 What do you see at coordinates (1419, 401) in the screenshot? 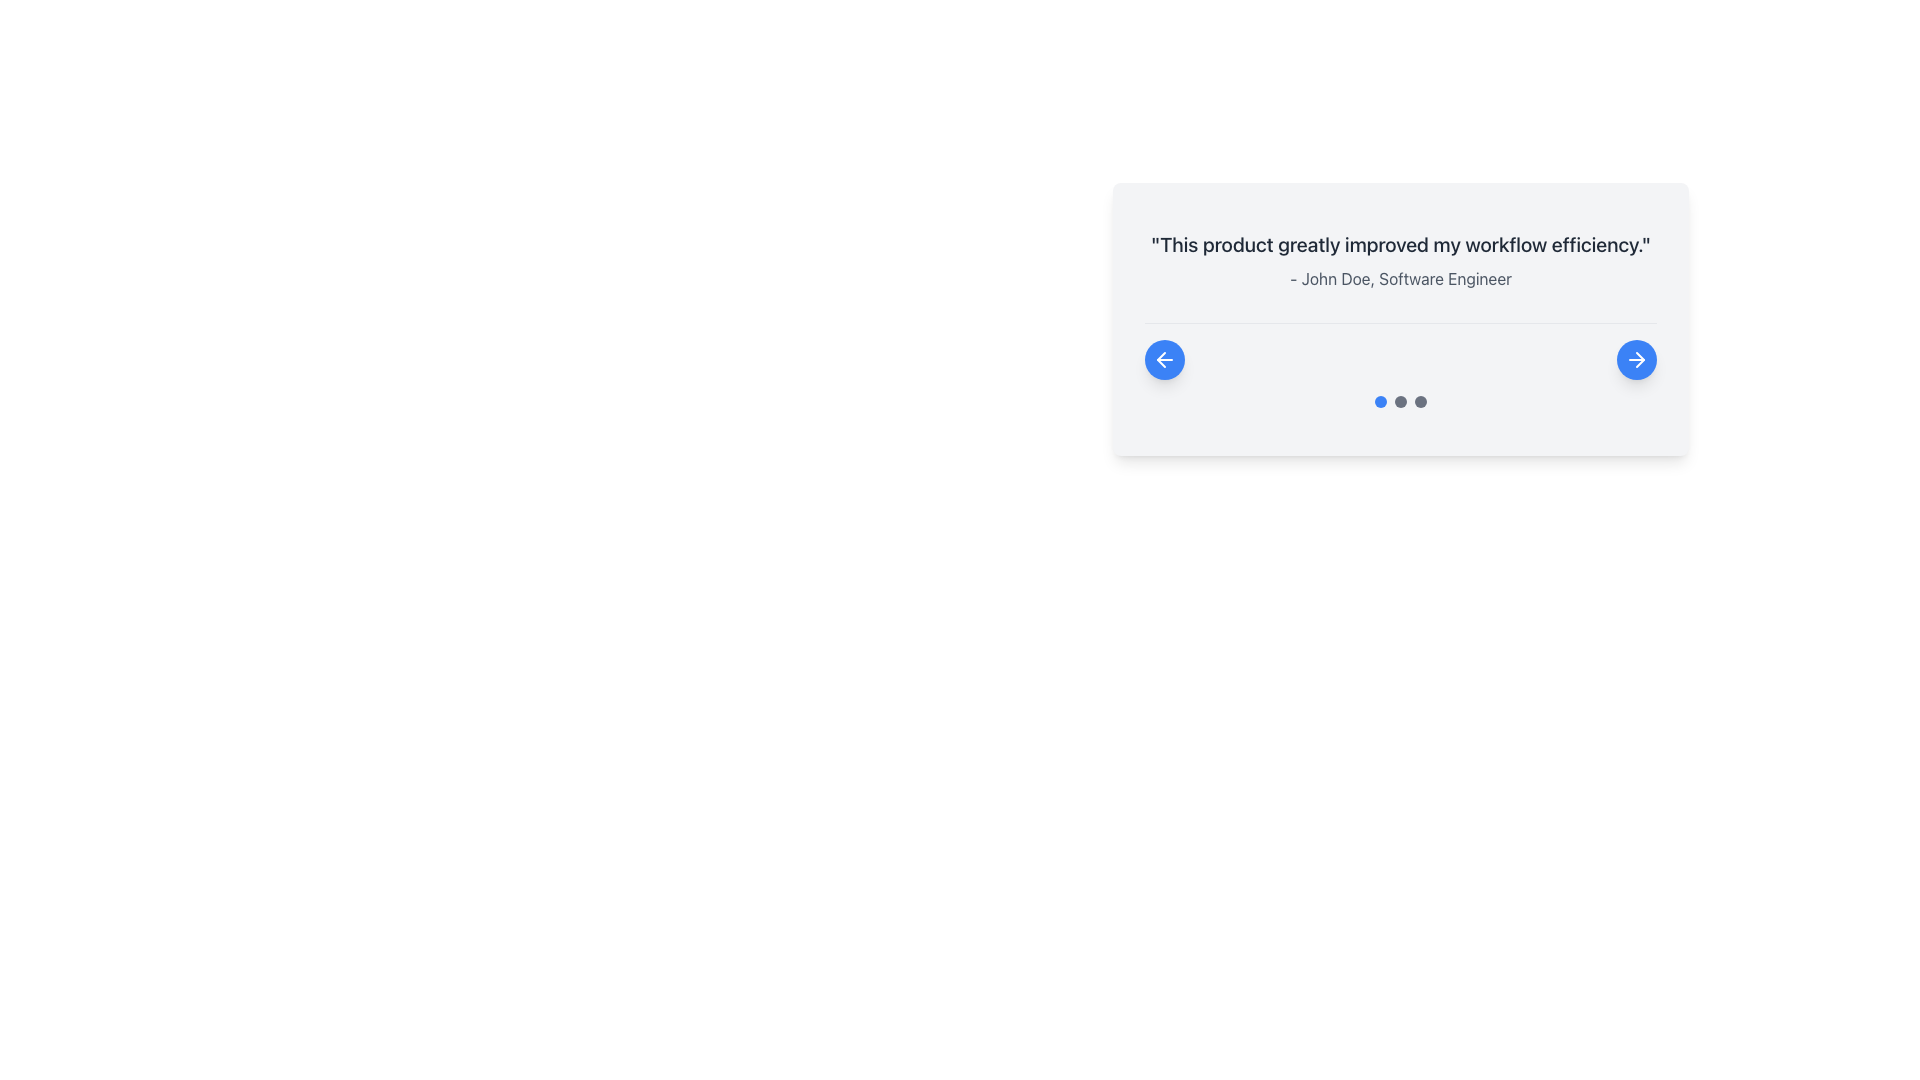
I see `on the third Dot indicator in the carousel navigation at the bottom of the rectangular card` at bounding box center [1419, 401].